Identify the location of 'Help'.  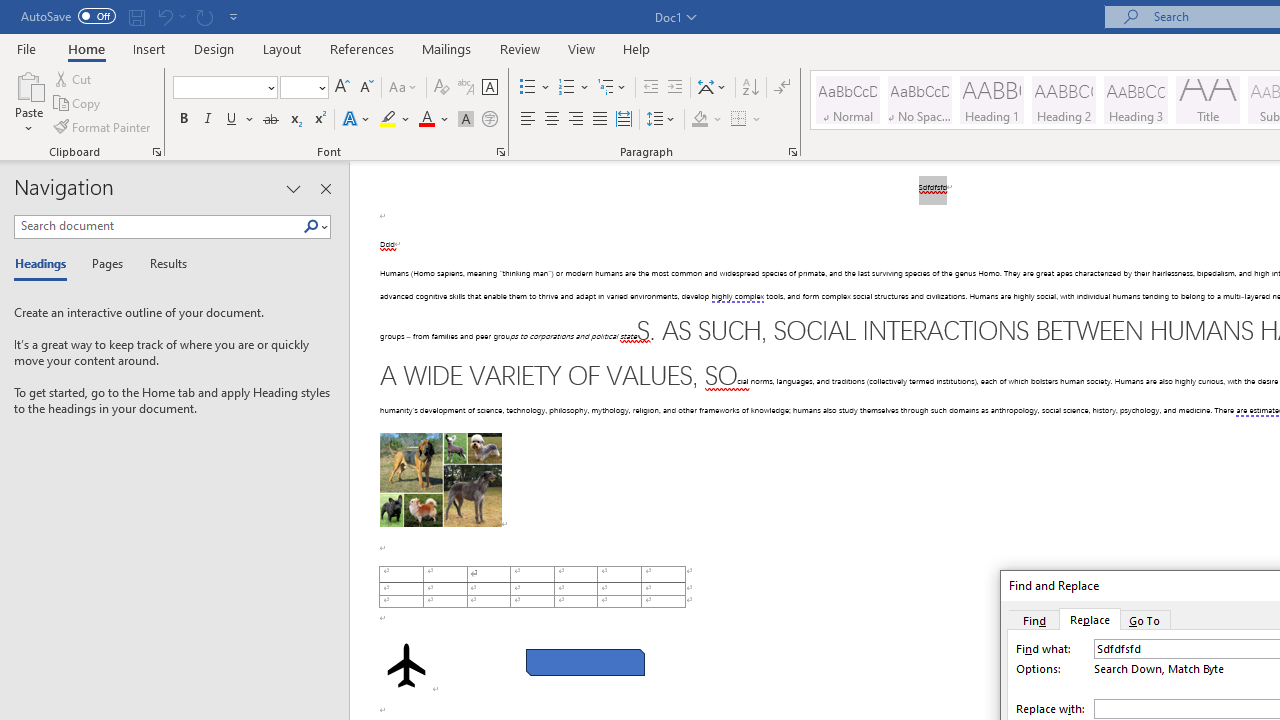
(636, 48).